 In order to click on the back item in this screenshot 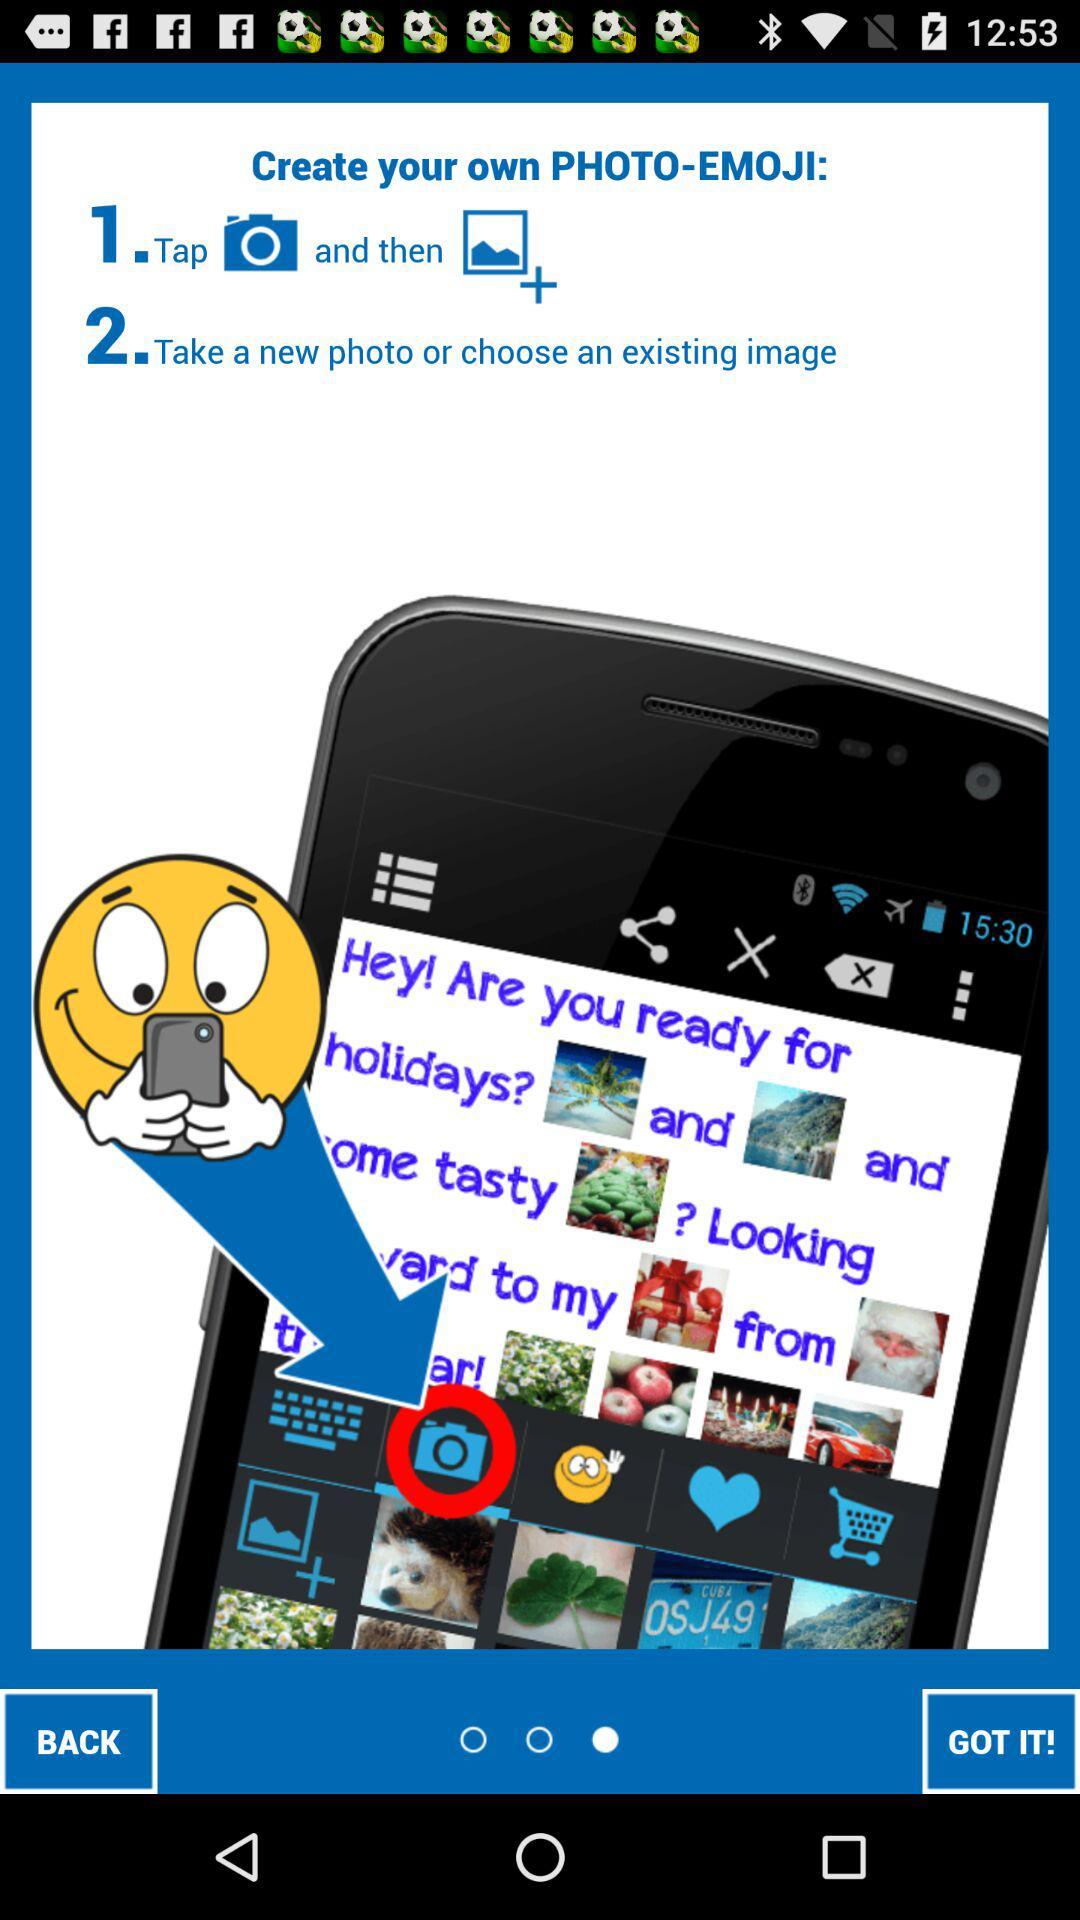, I will do `click(77, 1740)`.